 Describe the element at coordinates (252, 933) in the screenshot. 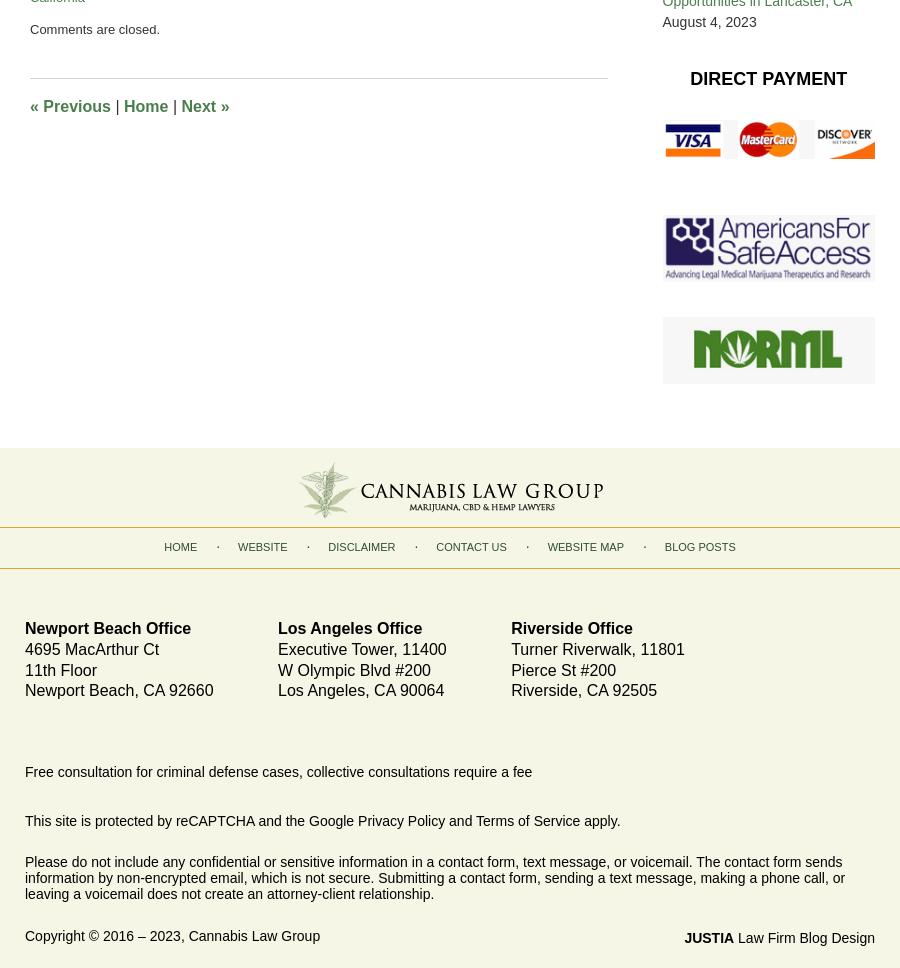

I see `'Cannabis Law Group'` at that location.